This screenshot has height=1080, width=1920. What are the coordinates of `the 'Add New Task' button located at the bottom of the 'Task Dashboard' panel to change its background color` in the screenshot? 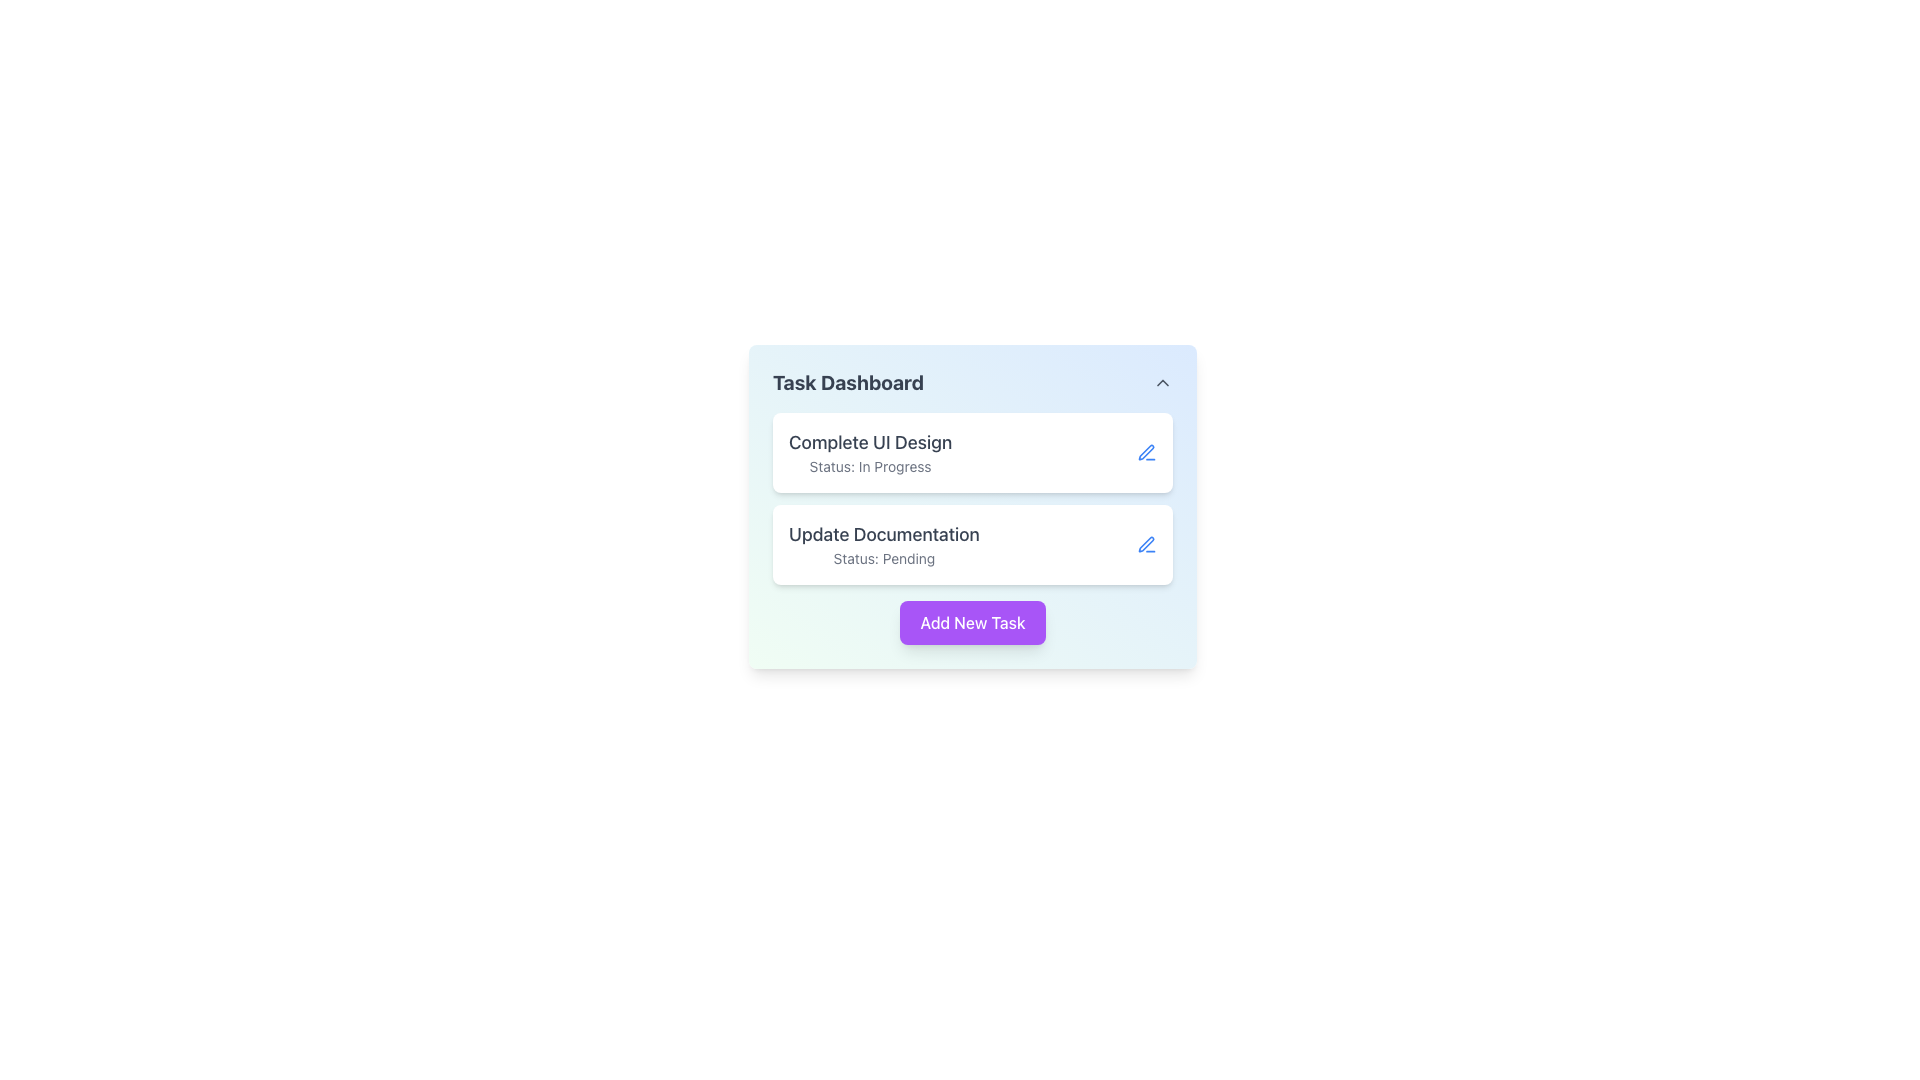 It's located at (973, 622).